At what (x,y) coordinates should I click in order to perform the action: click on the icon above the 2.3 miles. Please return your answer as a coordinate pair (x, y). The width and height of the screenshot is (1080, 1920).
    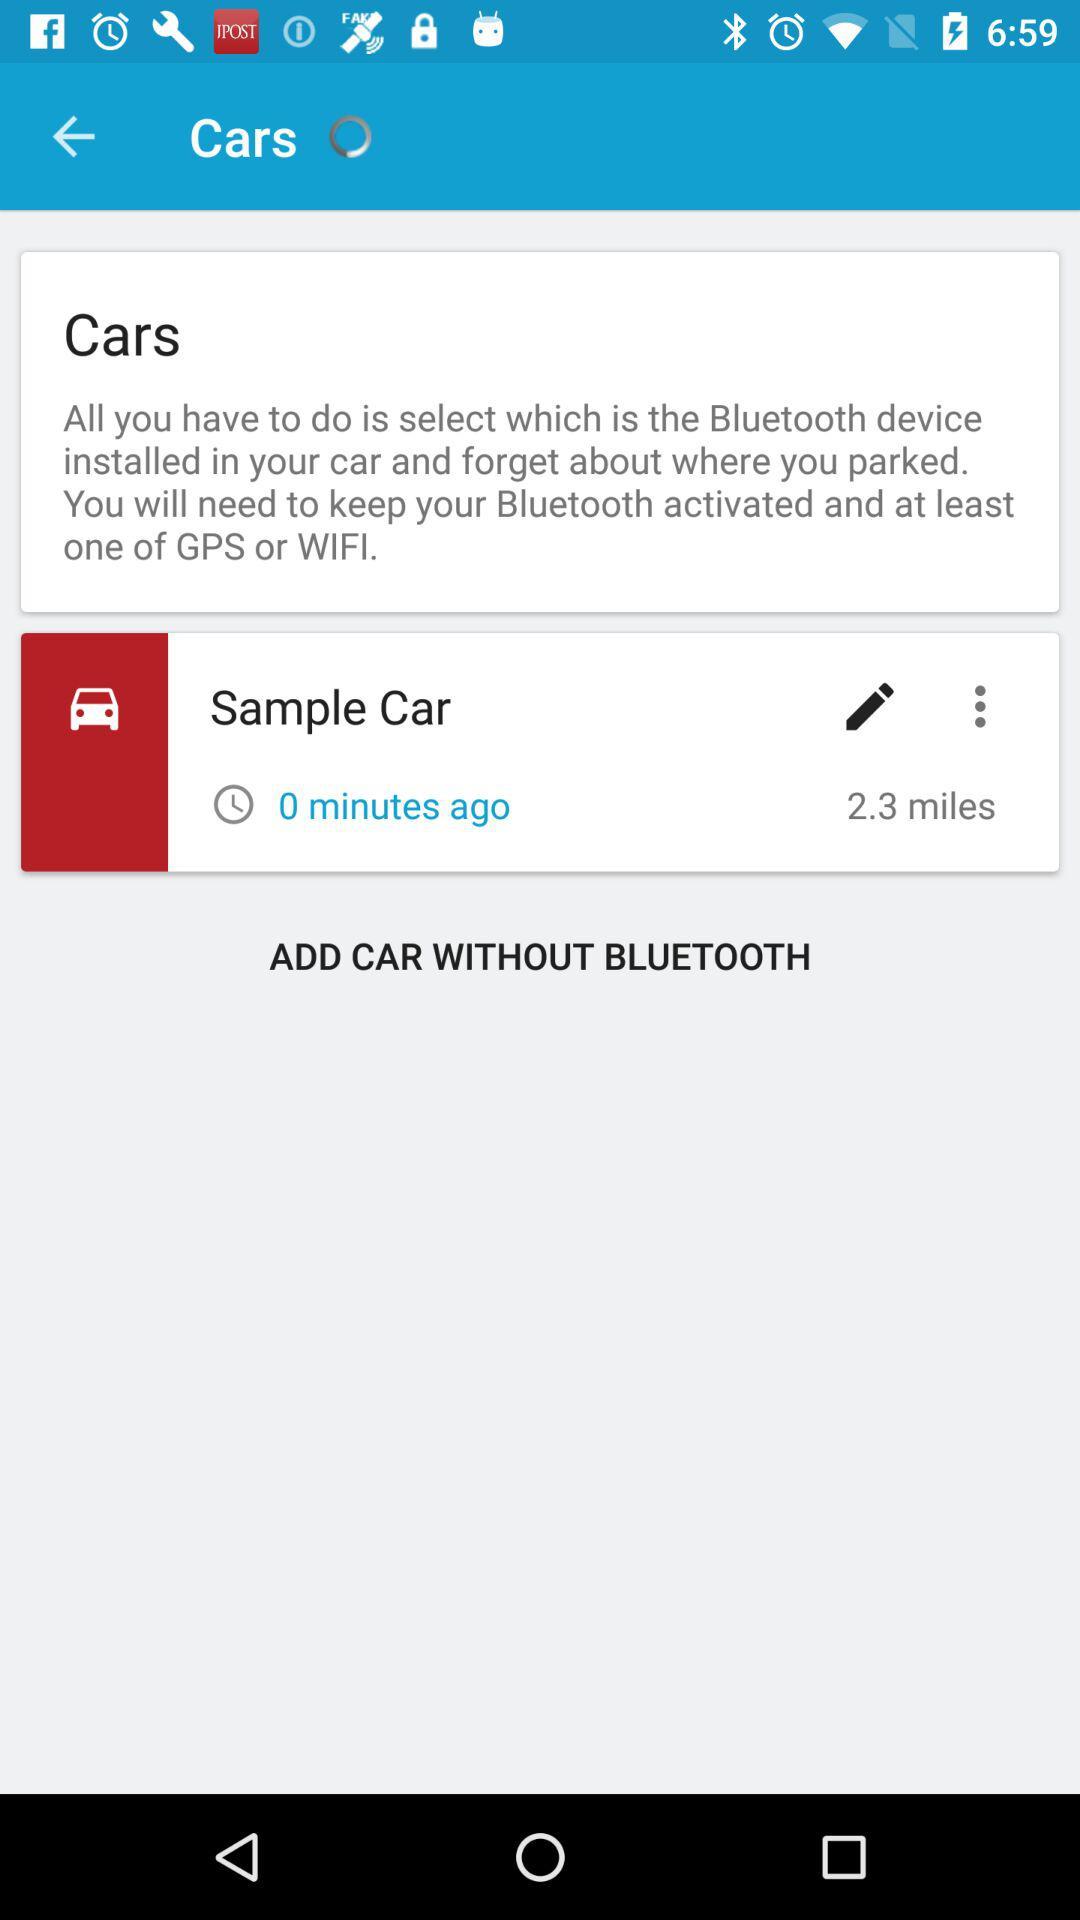
    Looking at the image, I should click on (869, 706).